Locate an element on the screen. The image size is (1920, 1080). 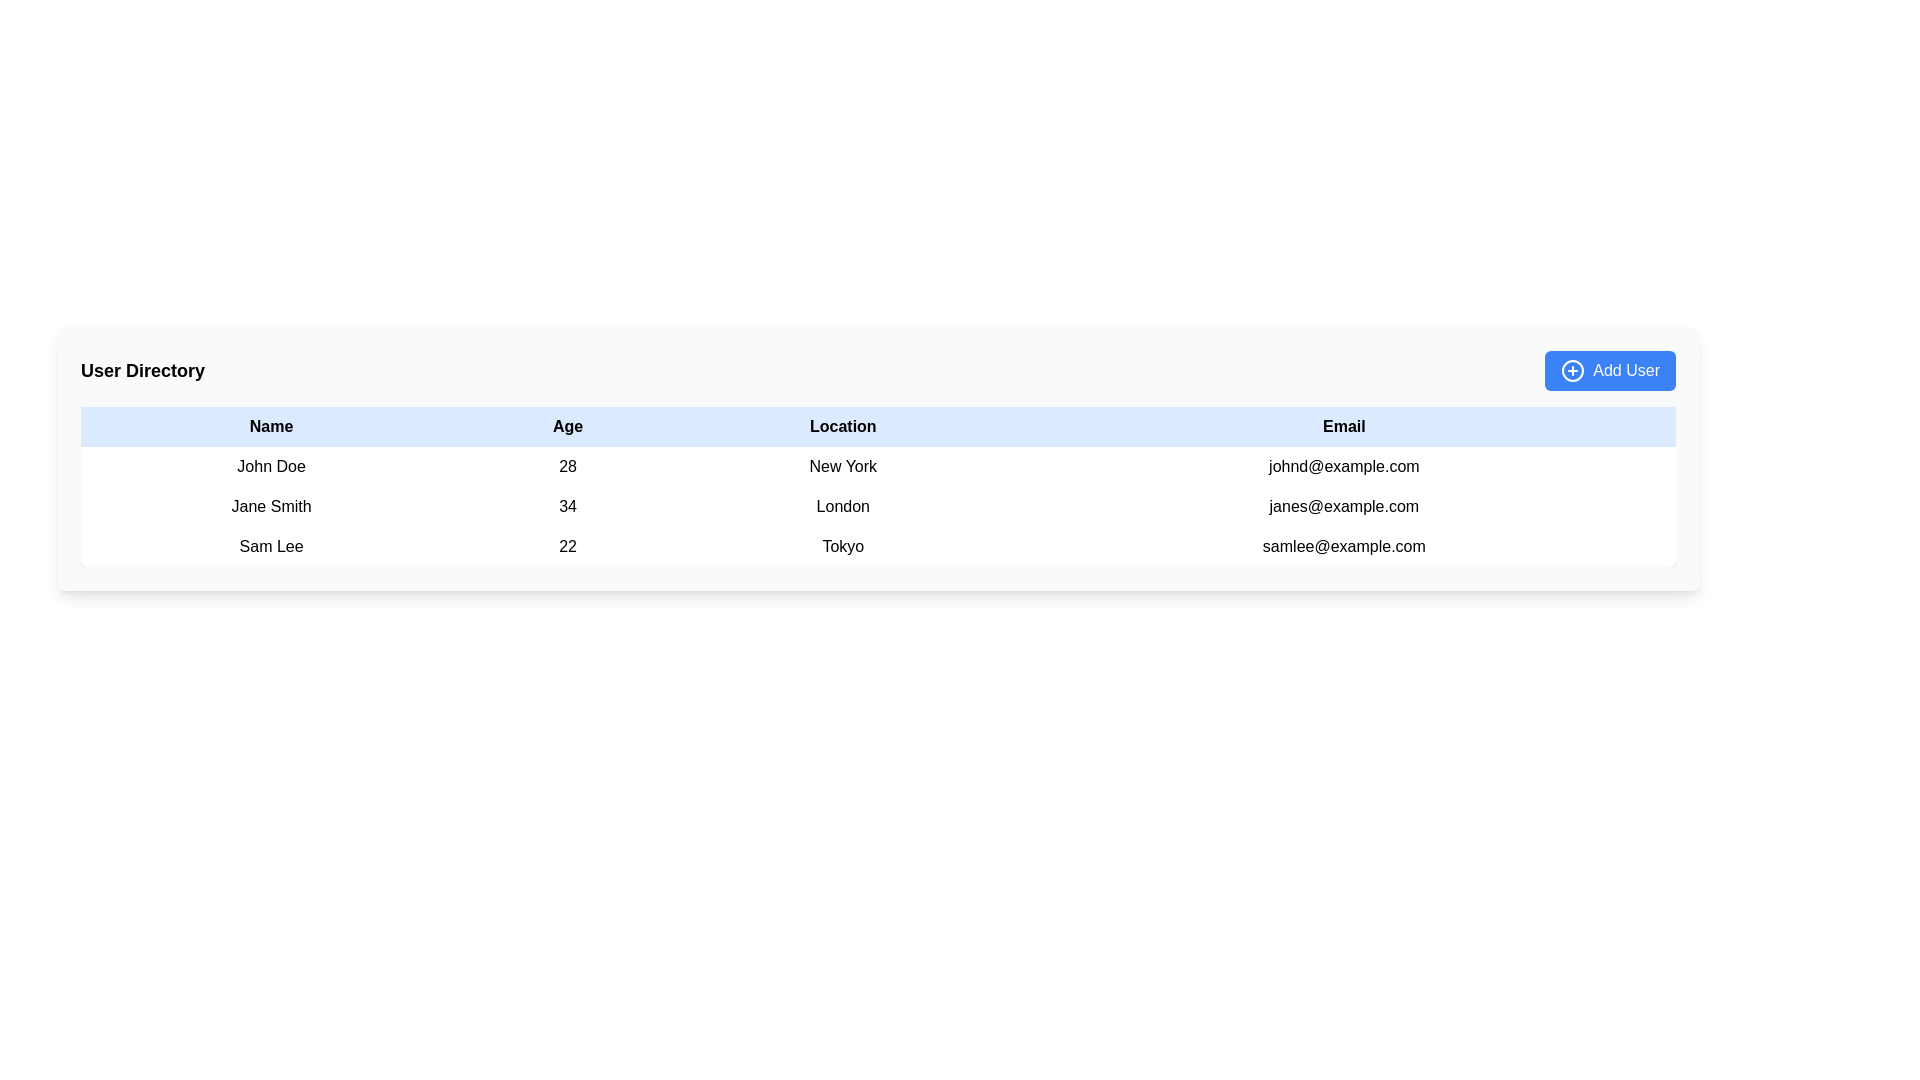
the table cell displaying the age of the individual listed in the first row under the 'Age' header, adjacent to the cell containing 'John Doe' is located at coordinates (566, 466).